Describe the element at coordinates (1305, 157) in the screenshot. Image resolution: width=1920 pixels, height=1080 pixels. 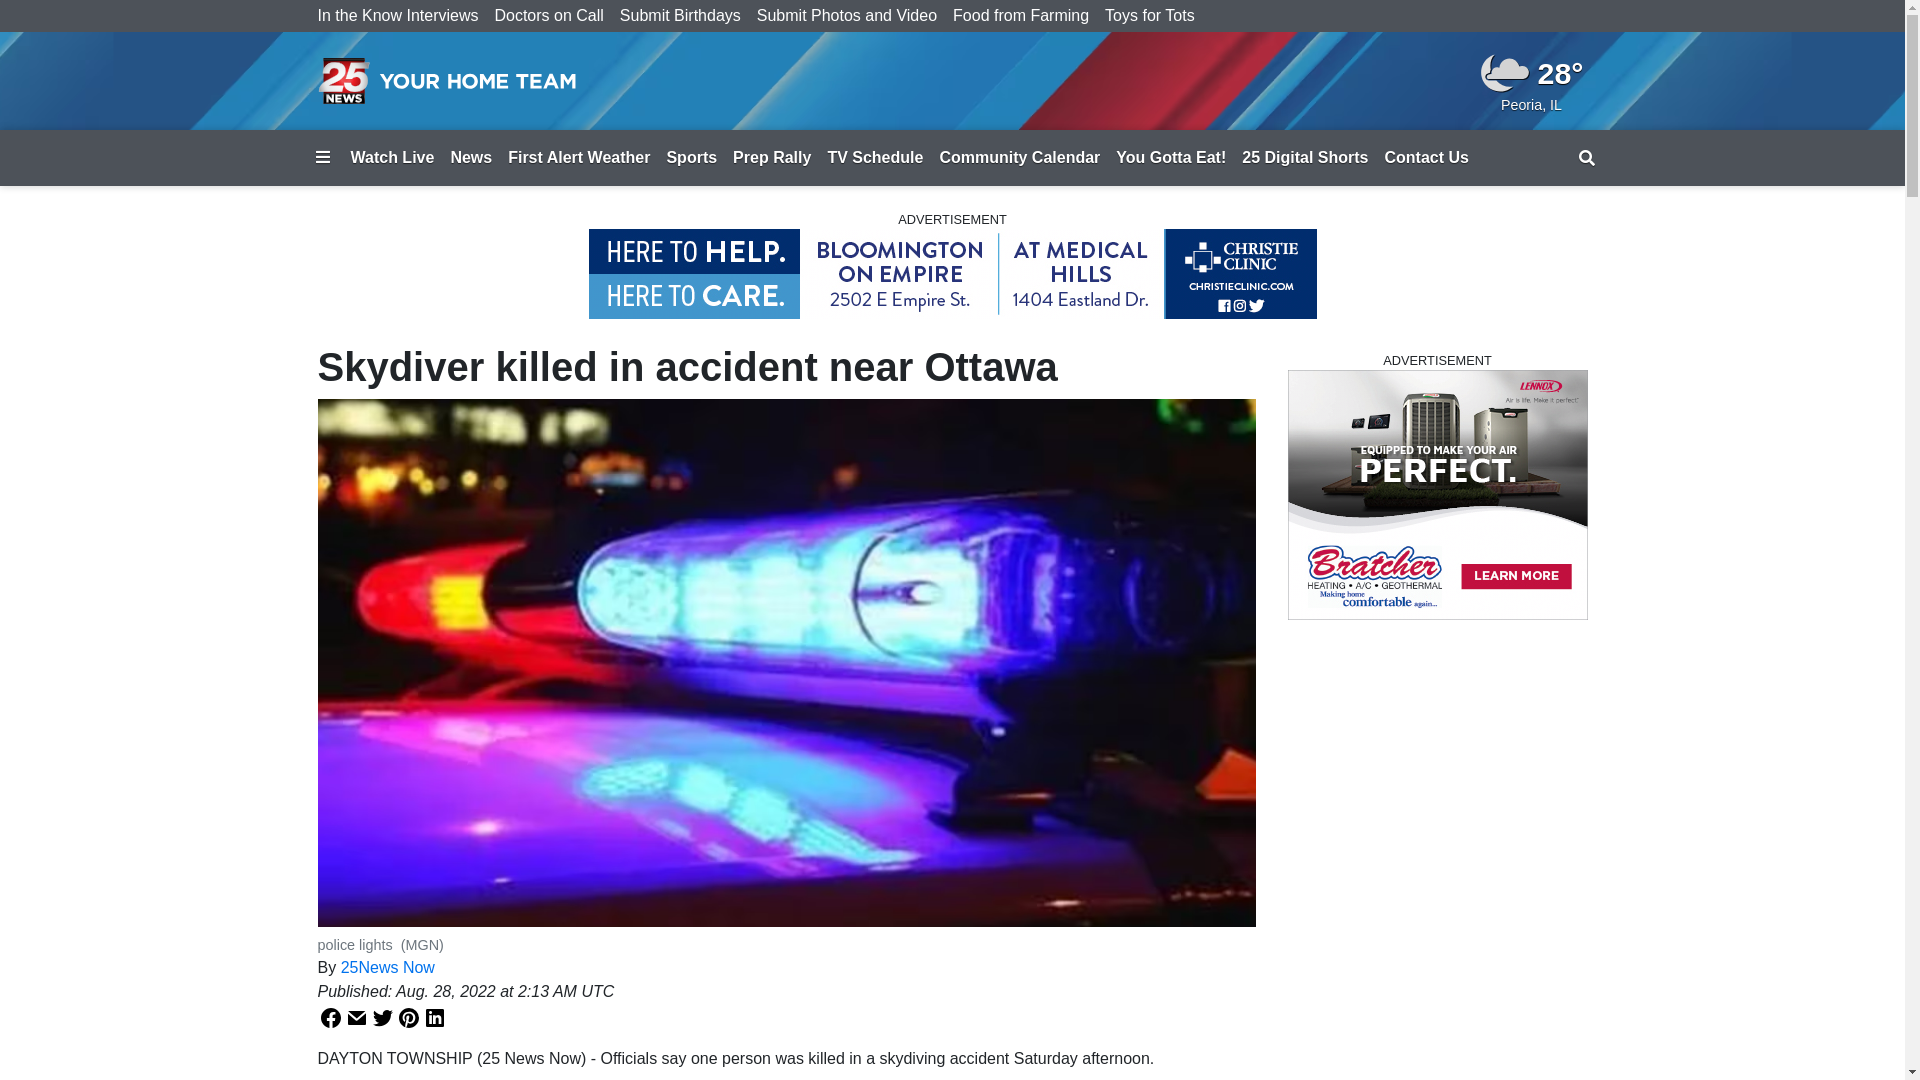
I see `'25 Digital Shorts'` at that location.